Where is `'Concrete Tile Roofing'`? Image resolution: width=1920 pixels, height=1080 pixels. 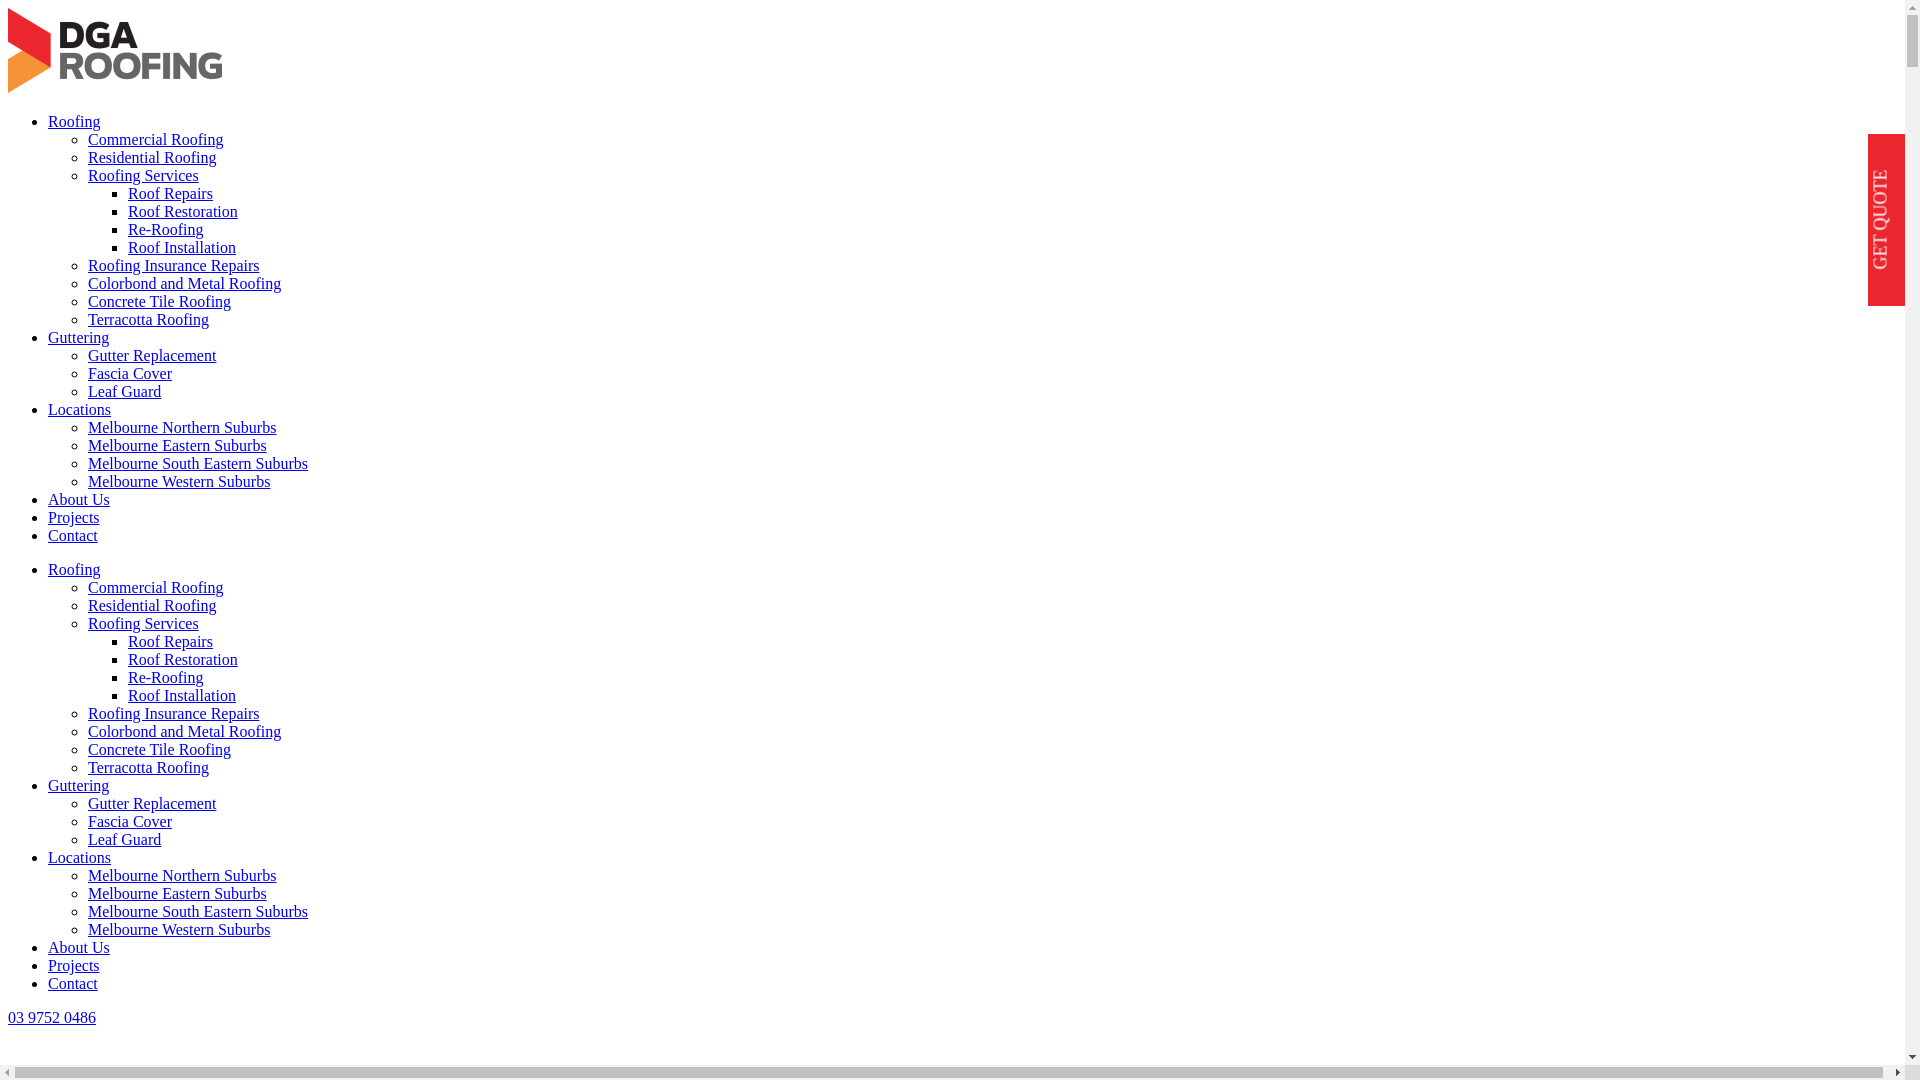
'Concrete Tile Roofing' is located at coordinates (158, 749).